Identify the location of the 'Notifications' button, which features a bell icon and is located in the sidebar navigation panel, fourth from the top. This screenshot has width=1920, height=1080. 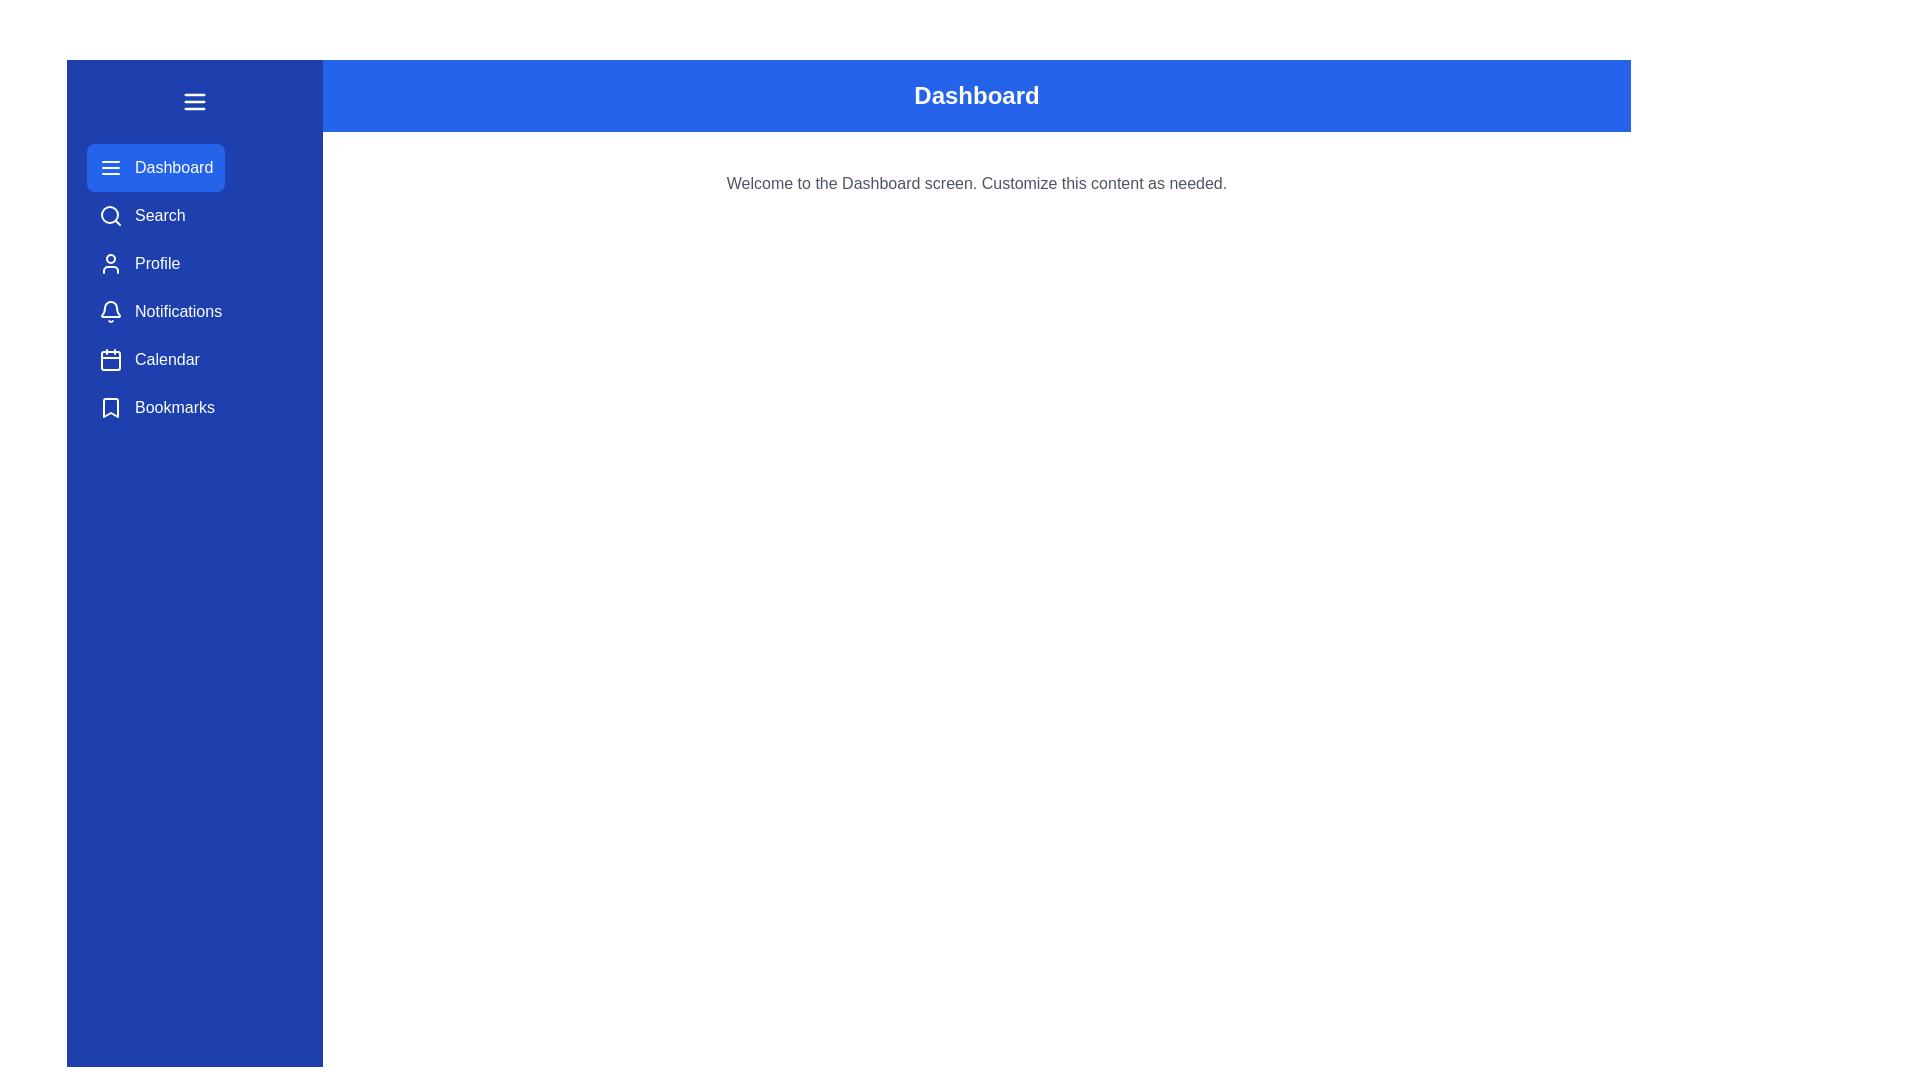
(160, 312).